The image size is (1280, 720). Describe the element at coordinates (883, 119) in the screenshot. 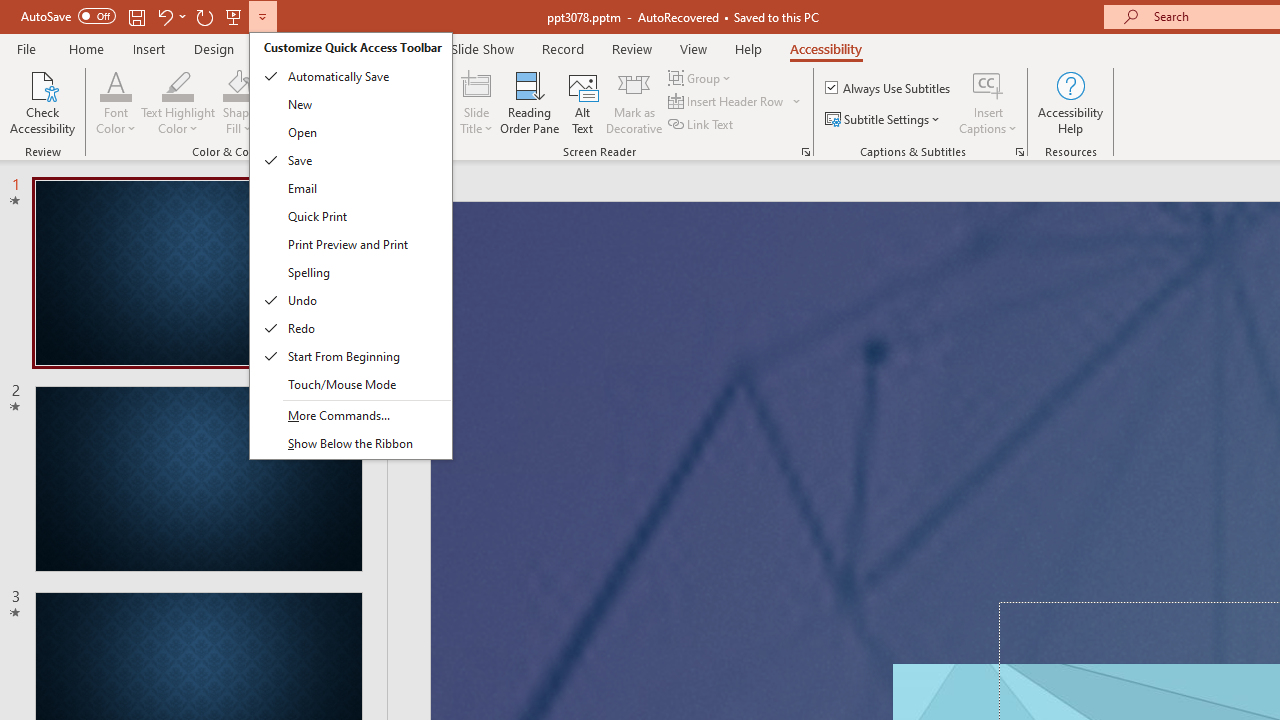

I see `'Subtitle Settings'` at that location.